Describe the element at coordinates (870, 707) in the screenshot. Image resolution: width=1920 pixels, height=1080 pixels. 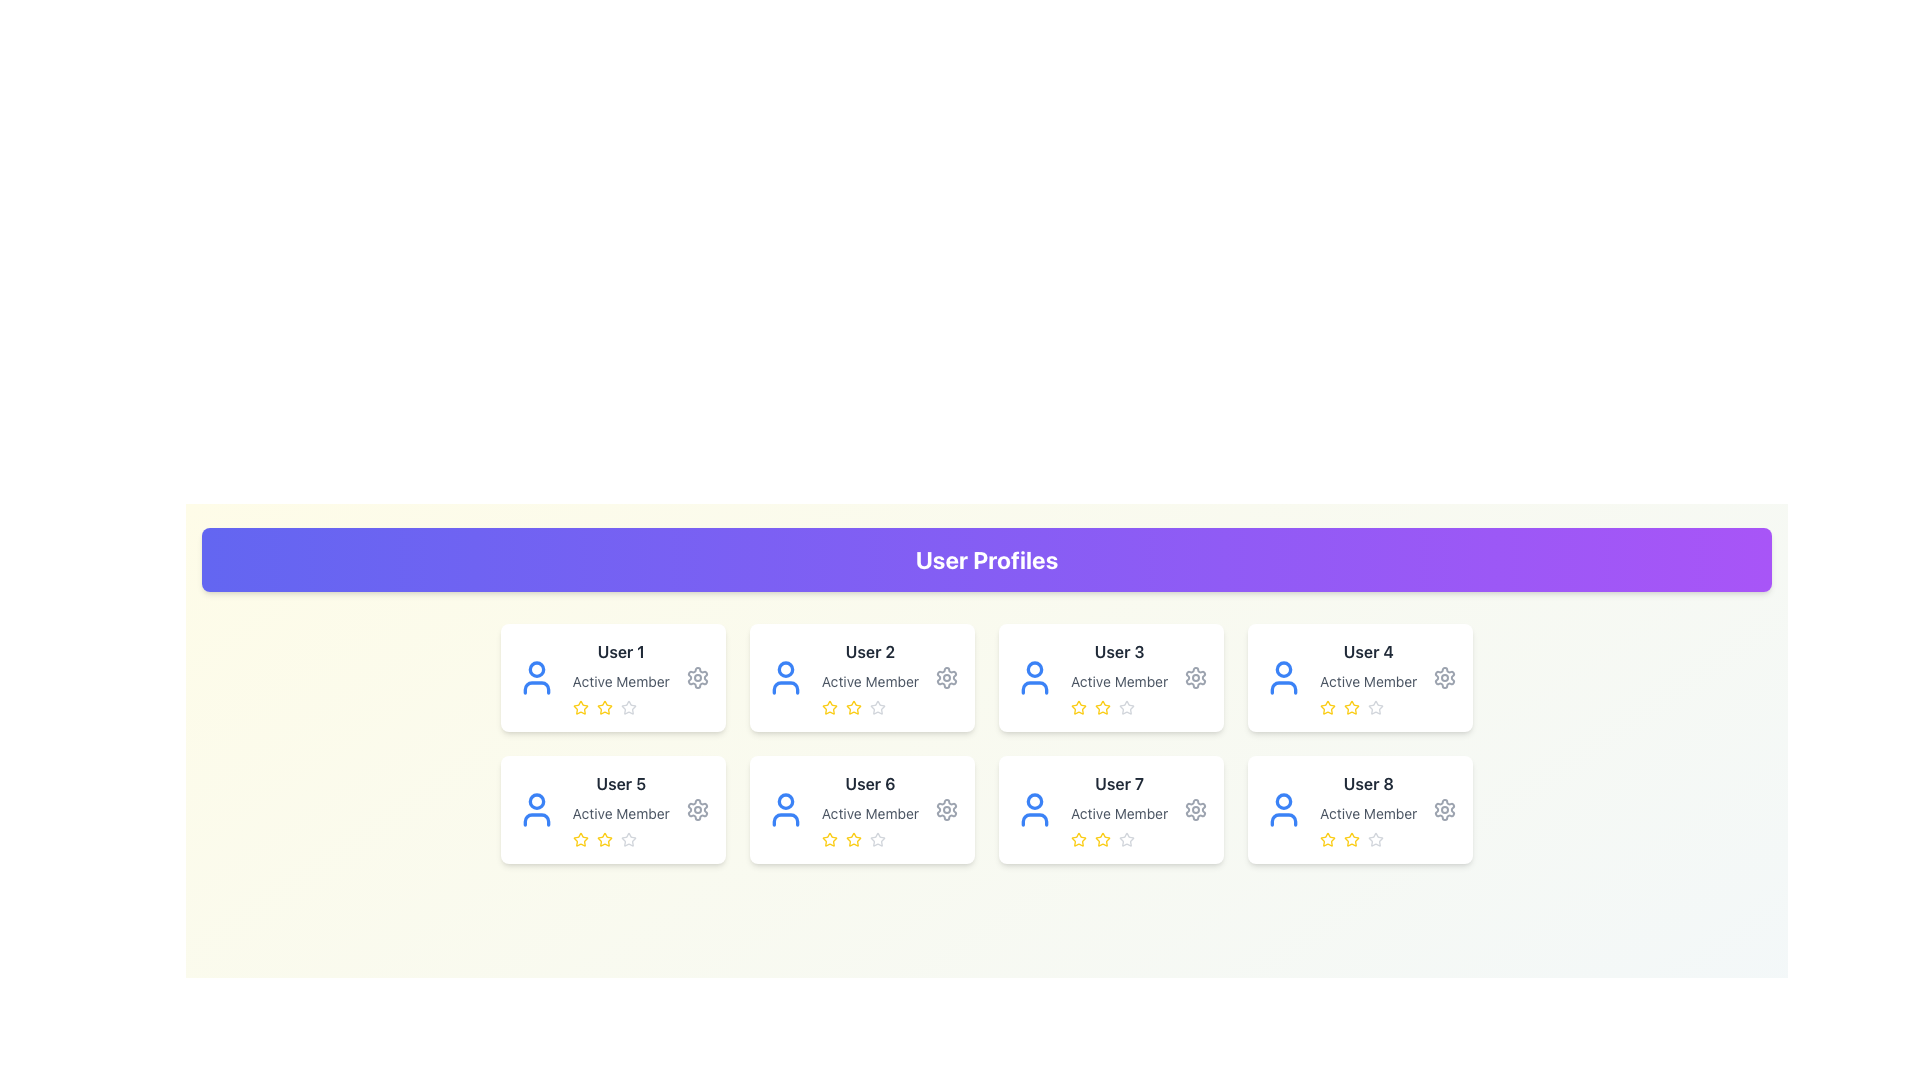
I see `on a star in the Star rating component located at the bottom section of the card for 'User 2', below the text 'Active Member'` at that location.